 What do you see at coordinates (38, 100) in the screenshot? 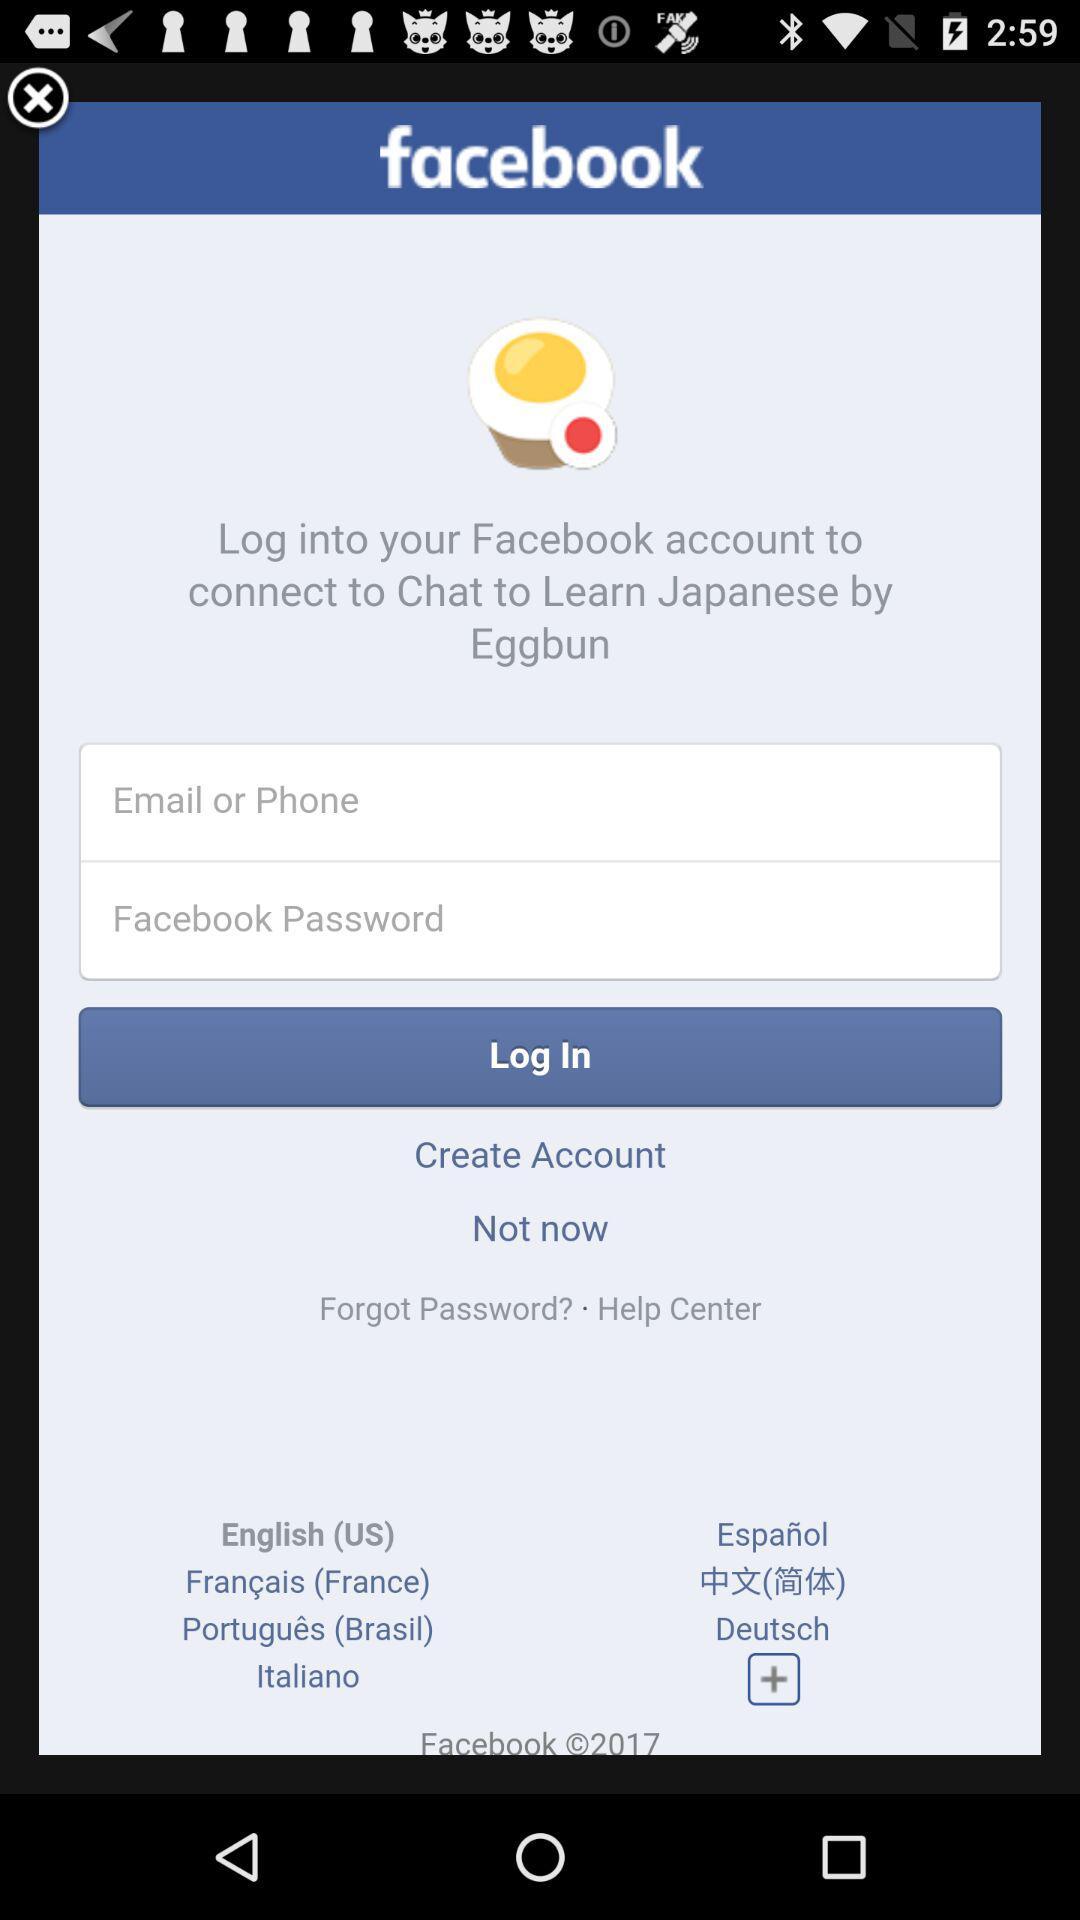
I see `advertisement` at bounding box center [38, 100].